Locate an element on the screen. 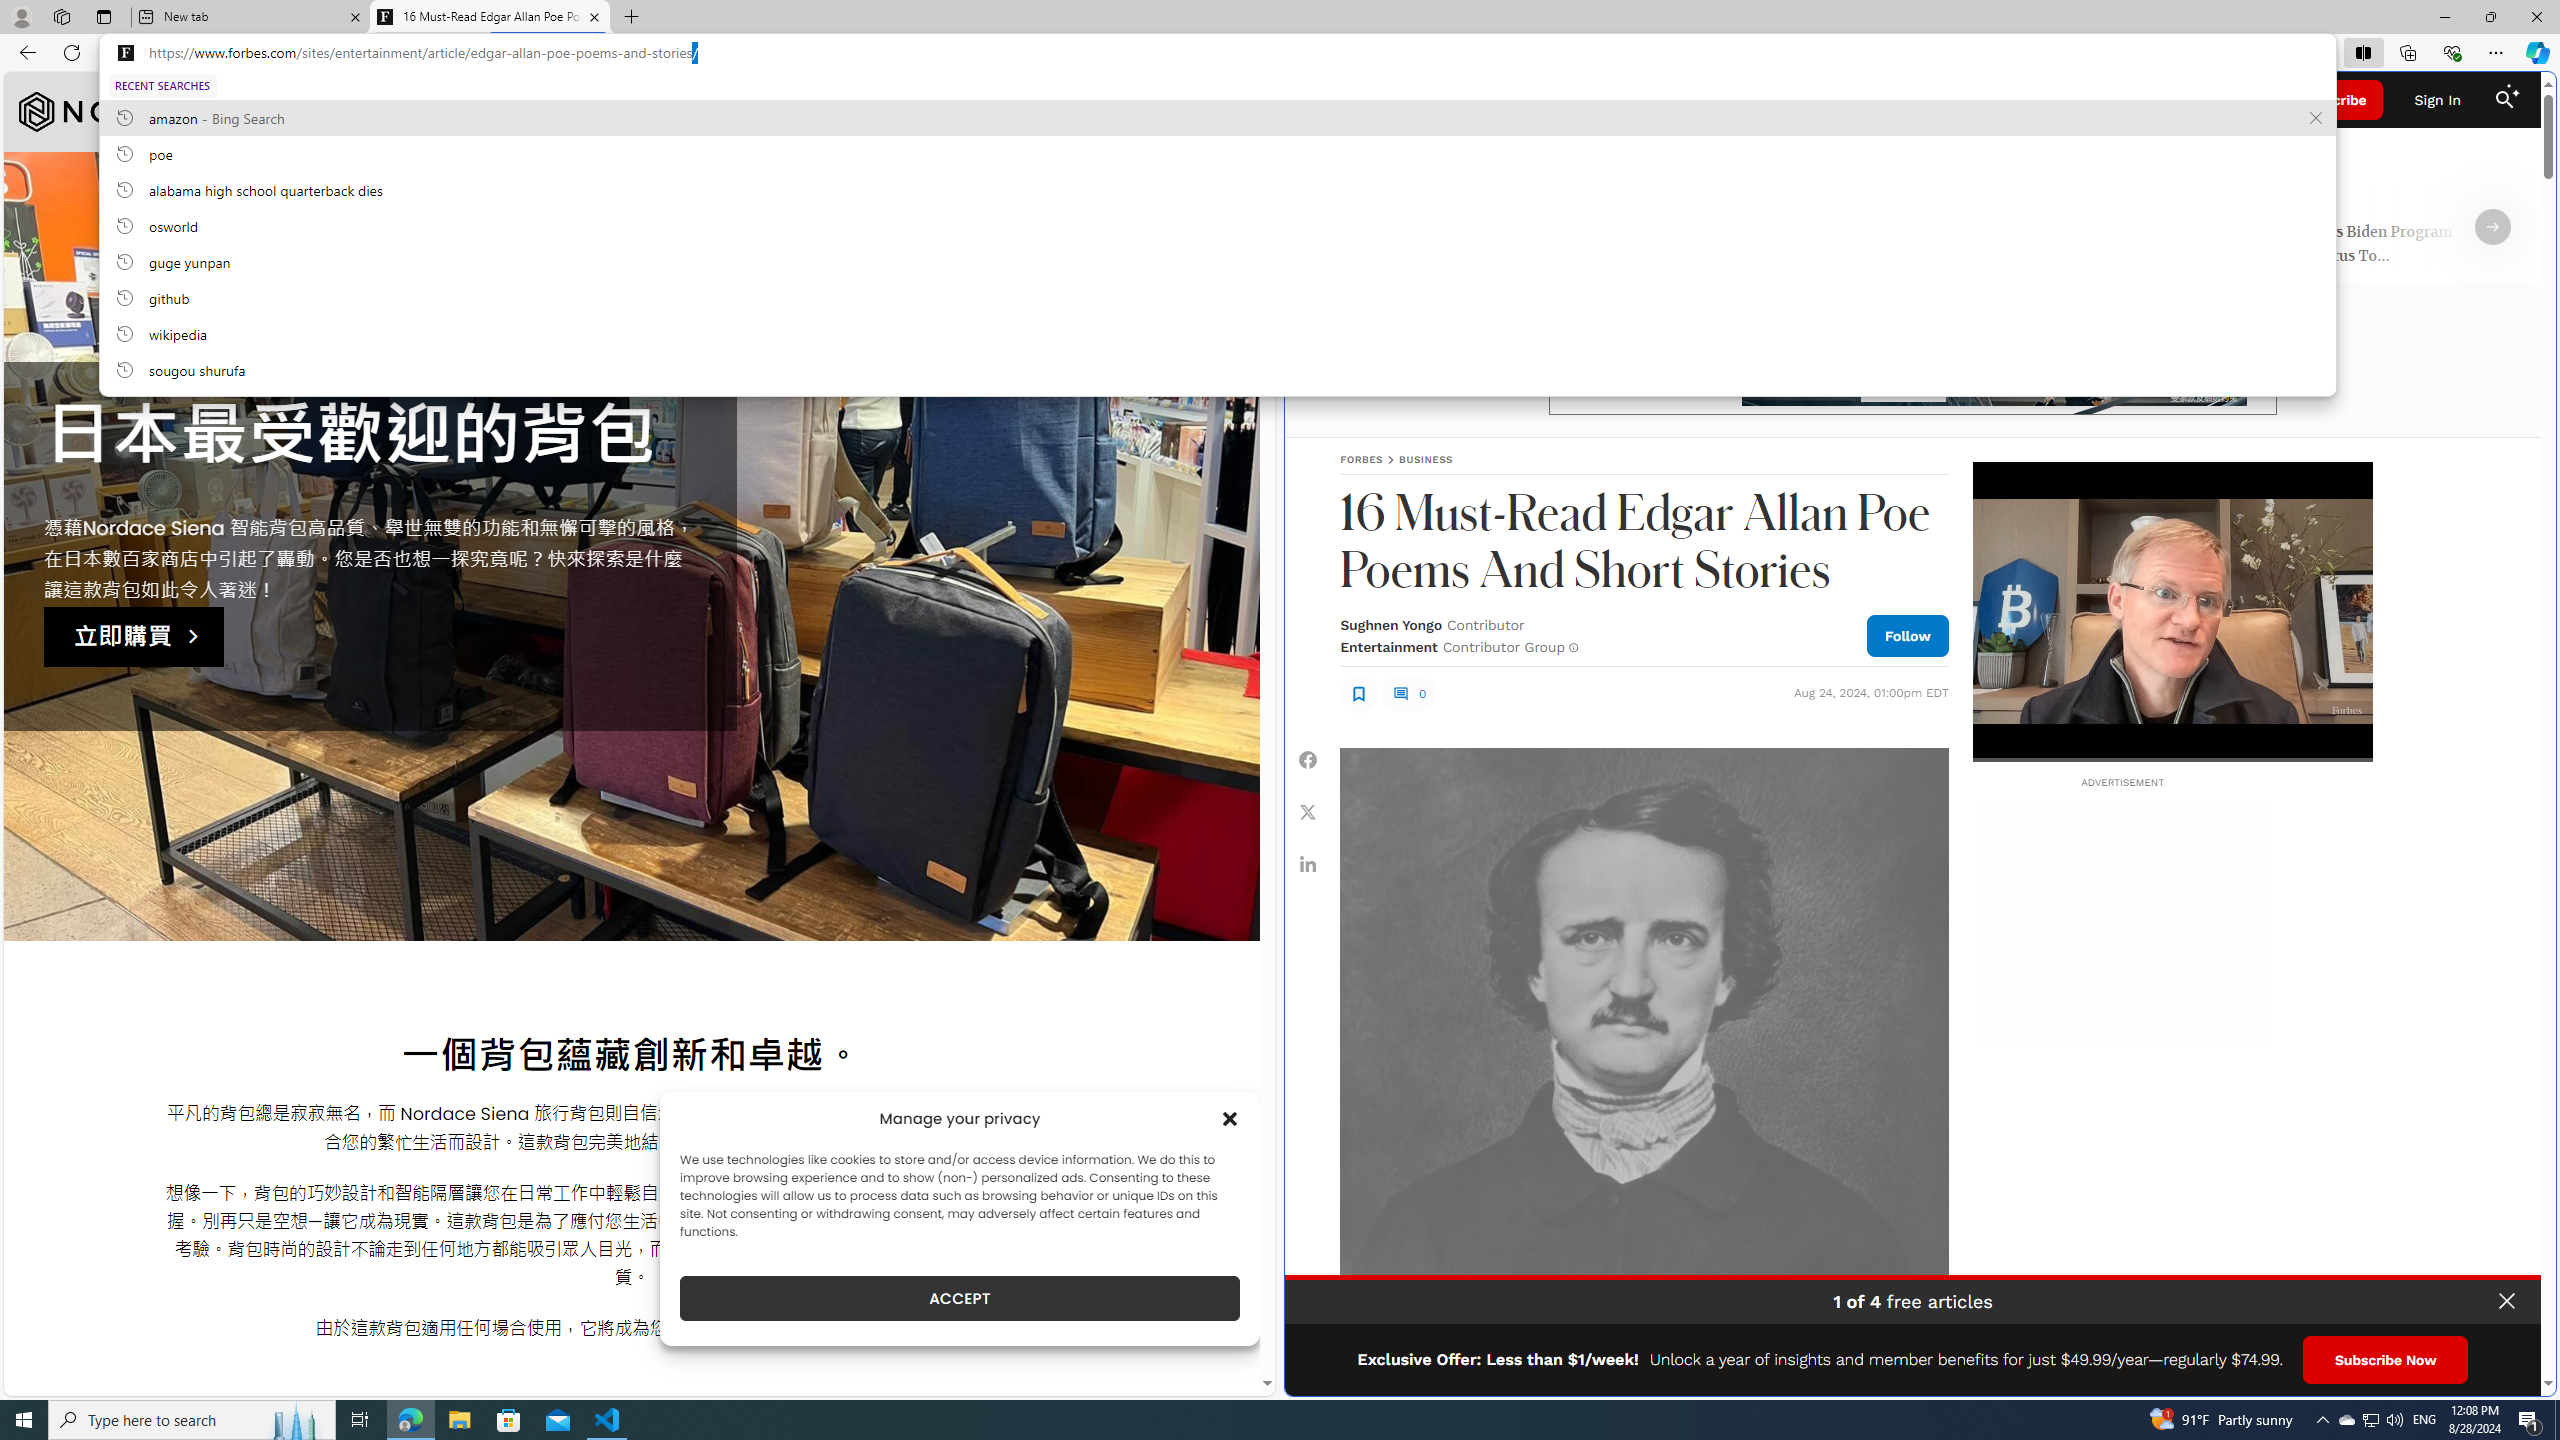 Image resolution: width=2560 pixels, height=1440 pixels. 'Entertainment' is located at coordinates (1387, 646).